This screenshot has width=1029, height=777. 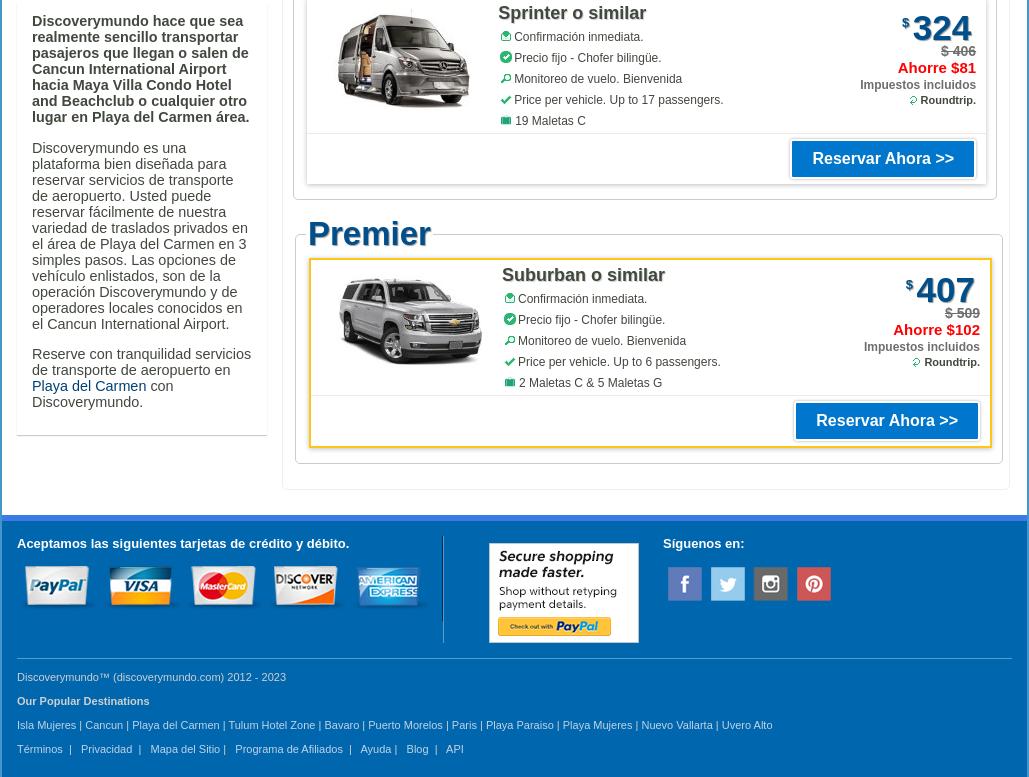 I want to click on 'Playa Mujeres', so click(x=597, y=724).